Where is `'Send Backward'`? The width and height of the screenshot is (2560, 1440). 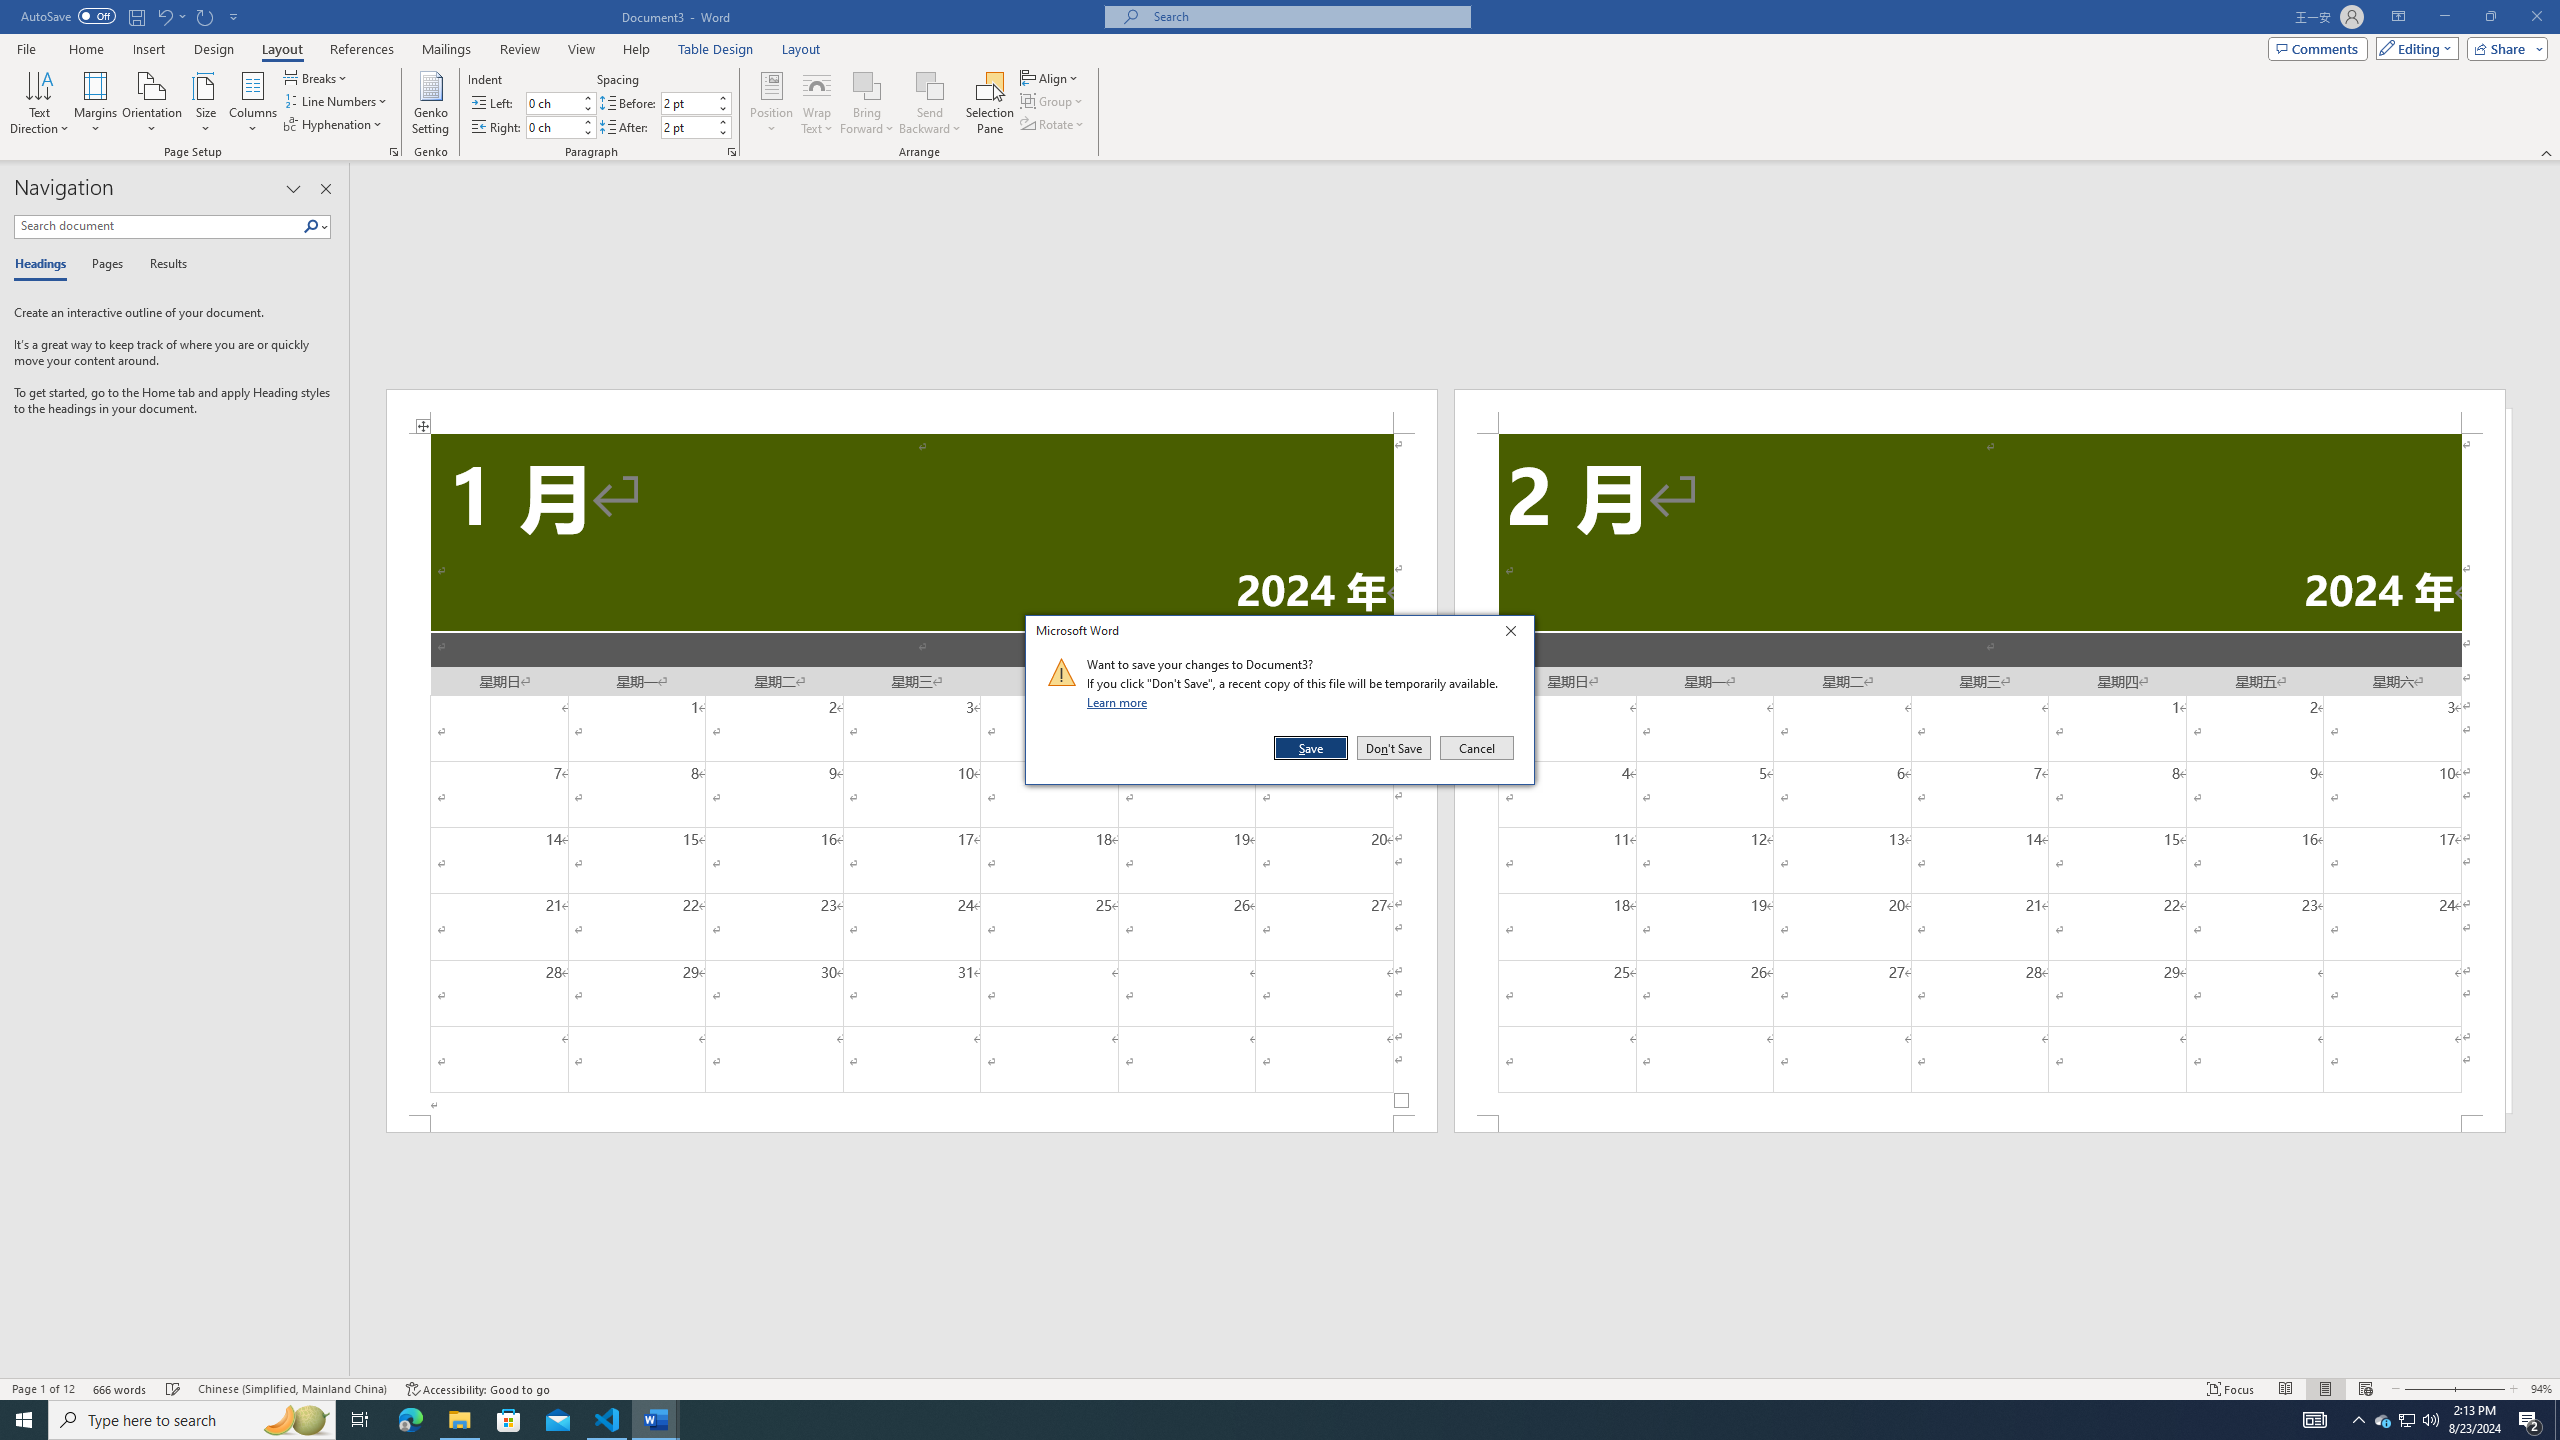
'Send Backward' is located at coordinates (929, 84).